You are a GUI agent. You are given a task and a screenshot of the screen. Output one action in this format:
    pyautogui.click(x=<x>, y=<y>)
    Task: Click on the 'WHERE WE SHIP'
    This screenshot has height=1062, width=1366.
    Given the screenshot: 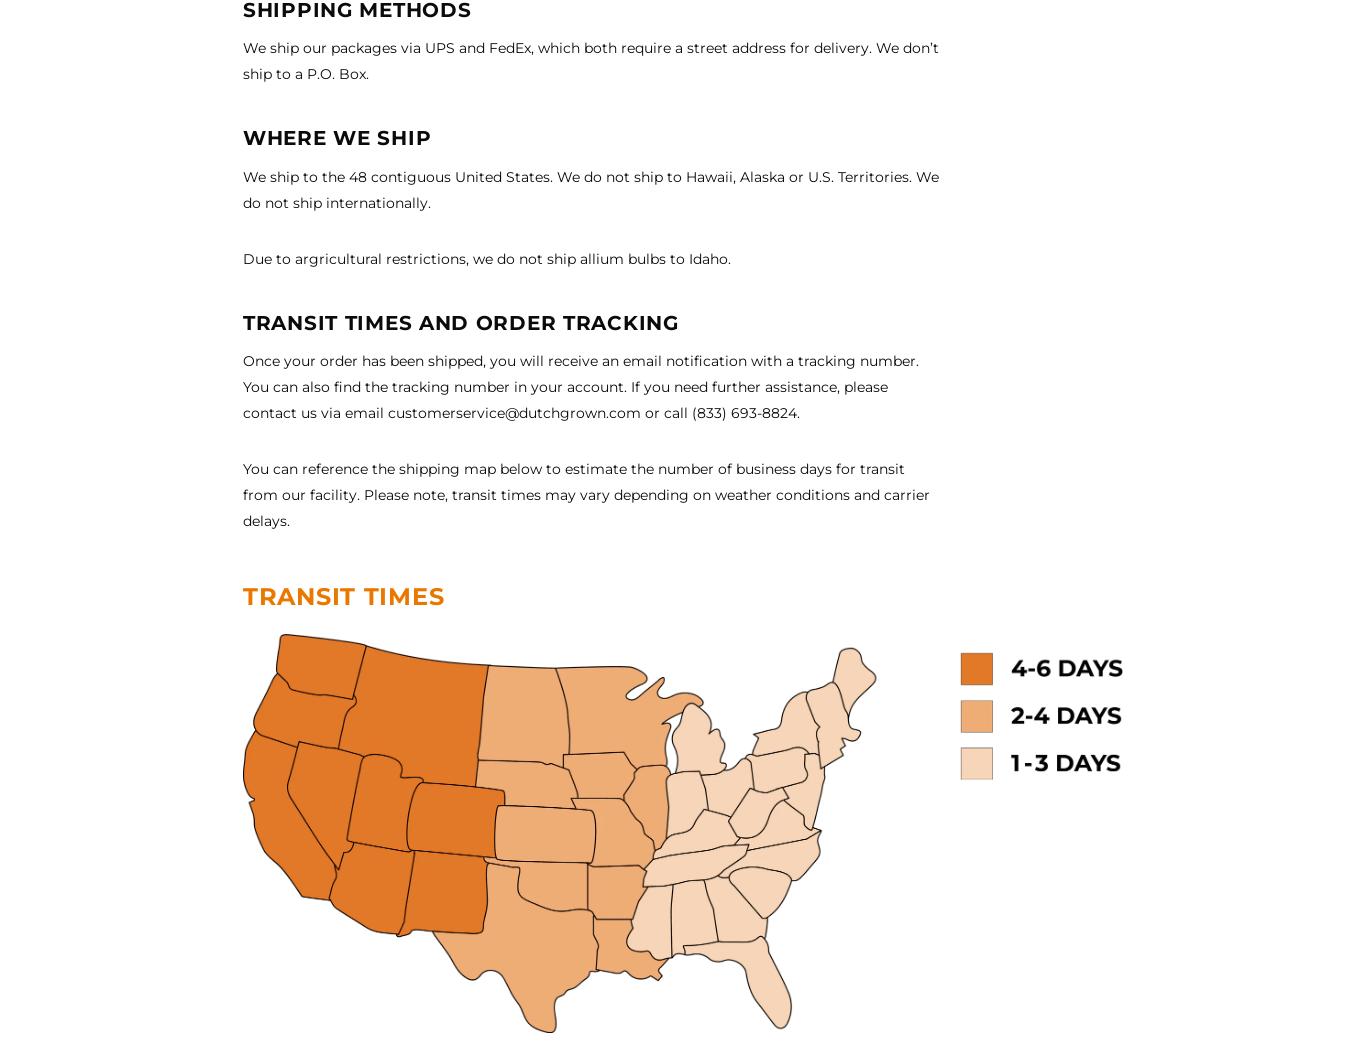 What is the action you would take?
    pyautogui.click(x=243, y=137)
    